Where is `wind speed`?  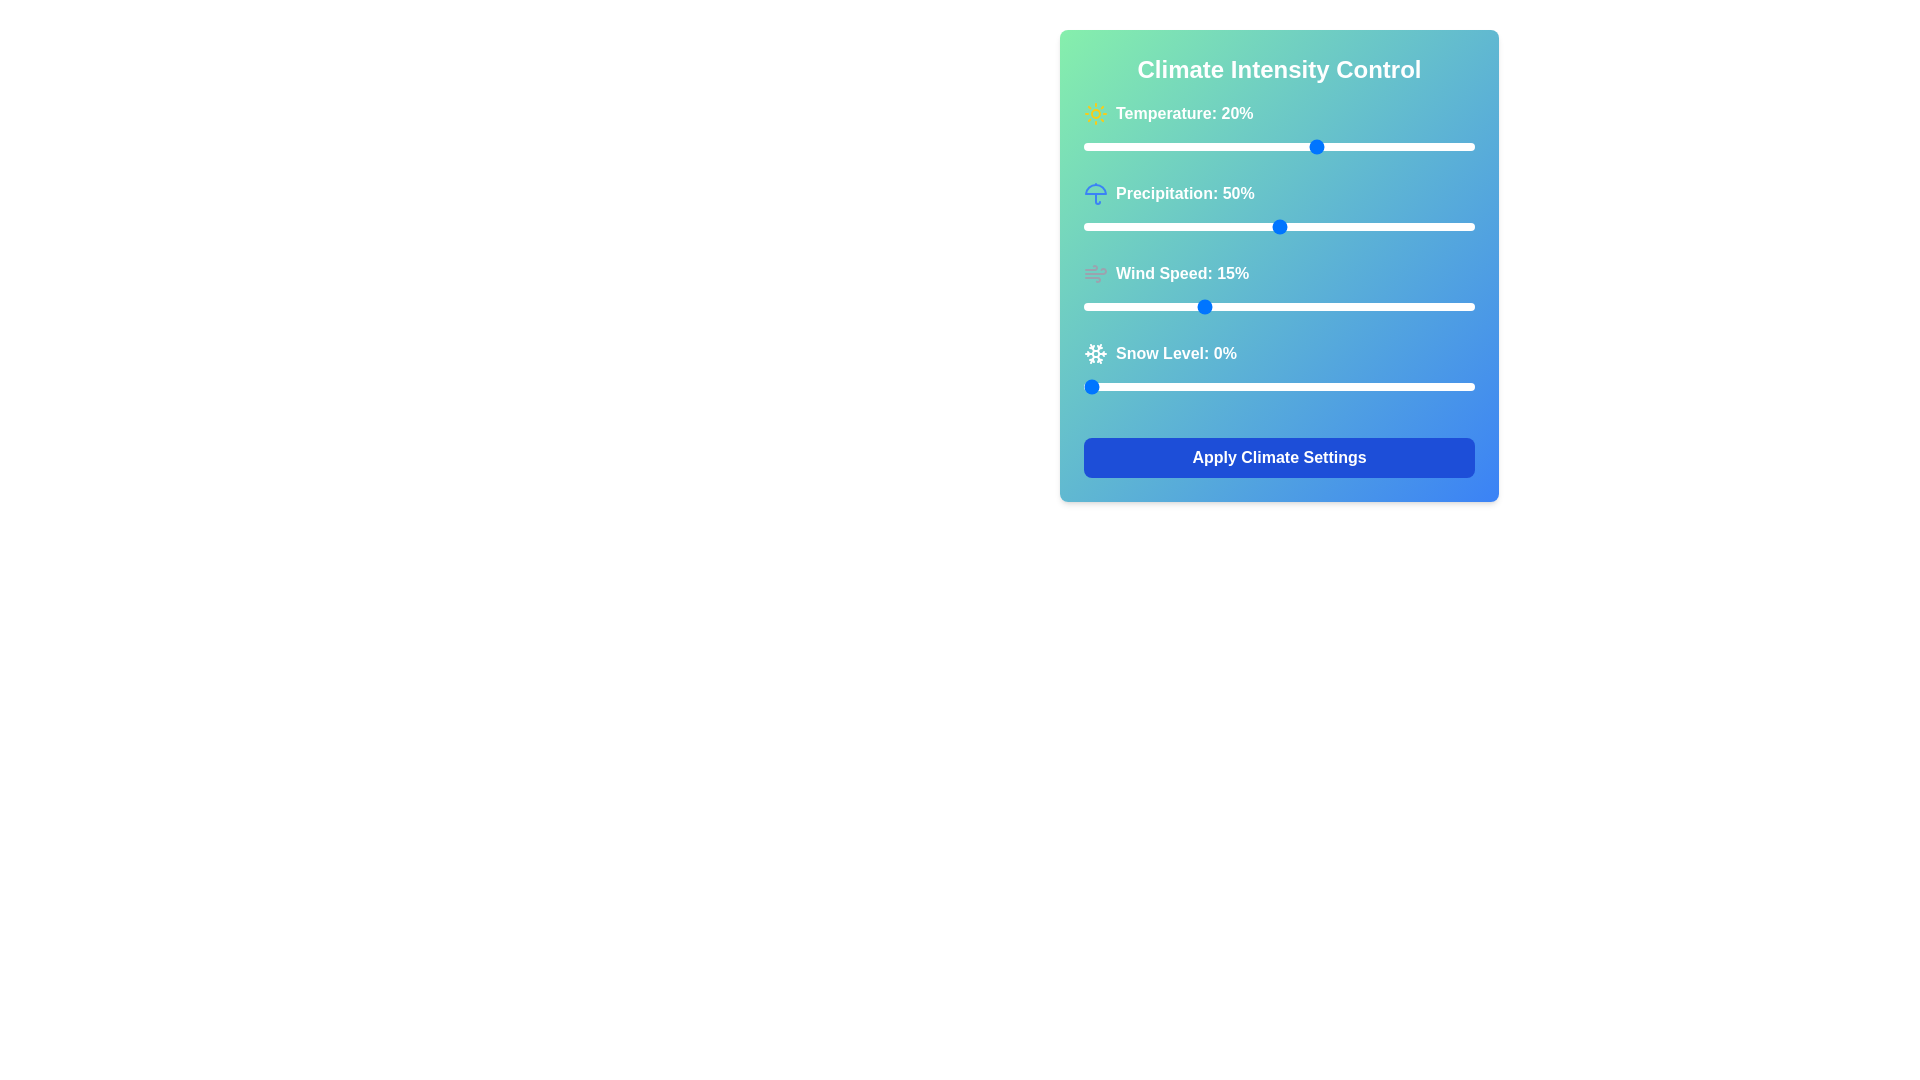
wind speed is located at coordinates (1395, 307).